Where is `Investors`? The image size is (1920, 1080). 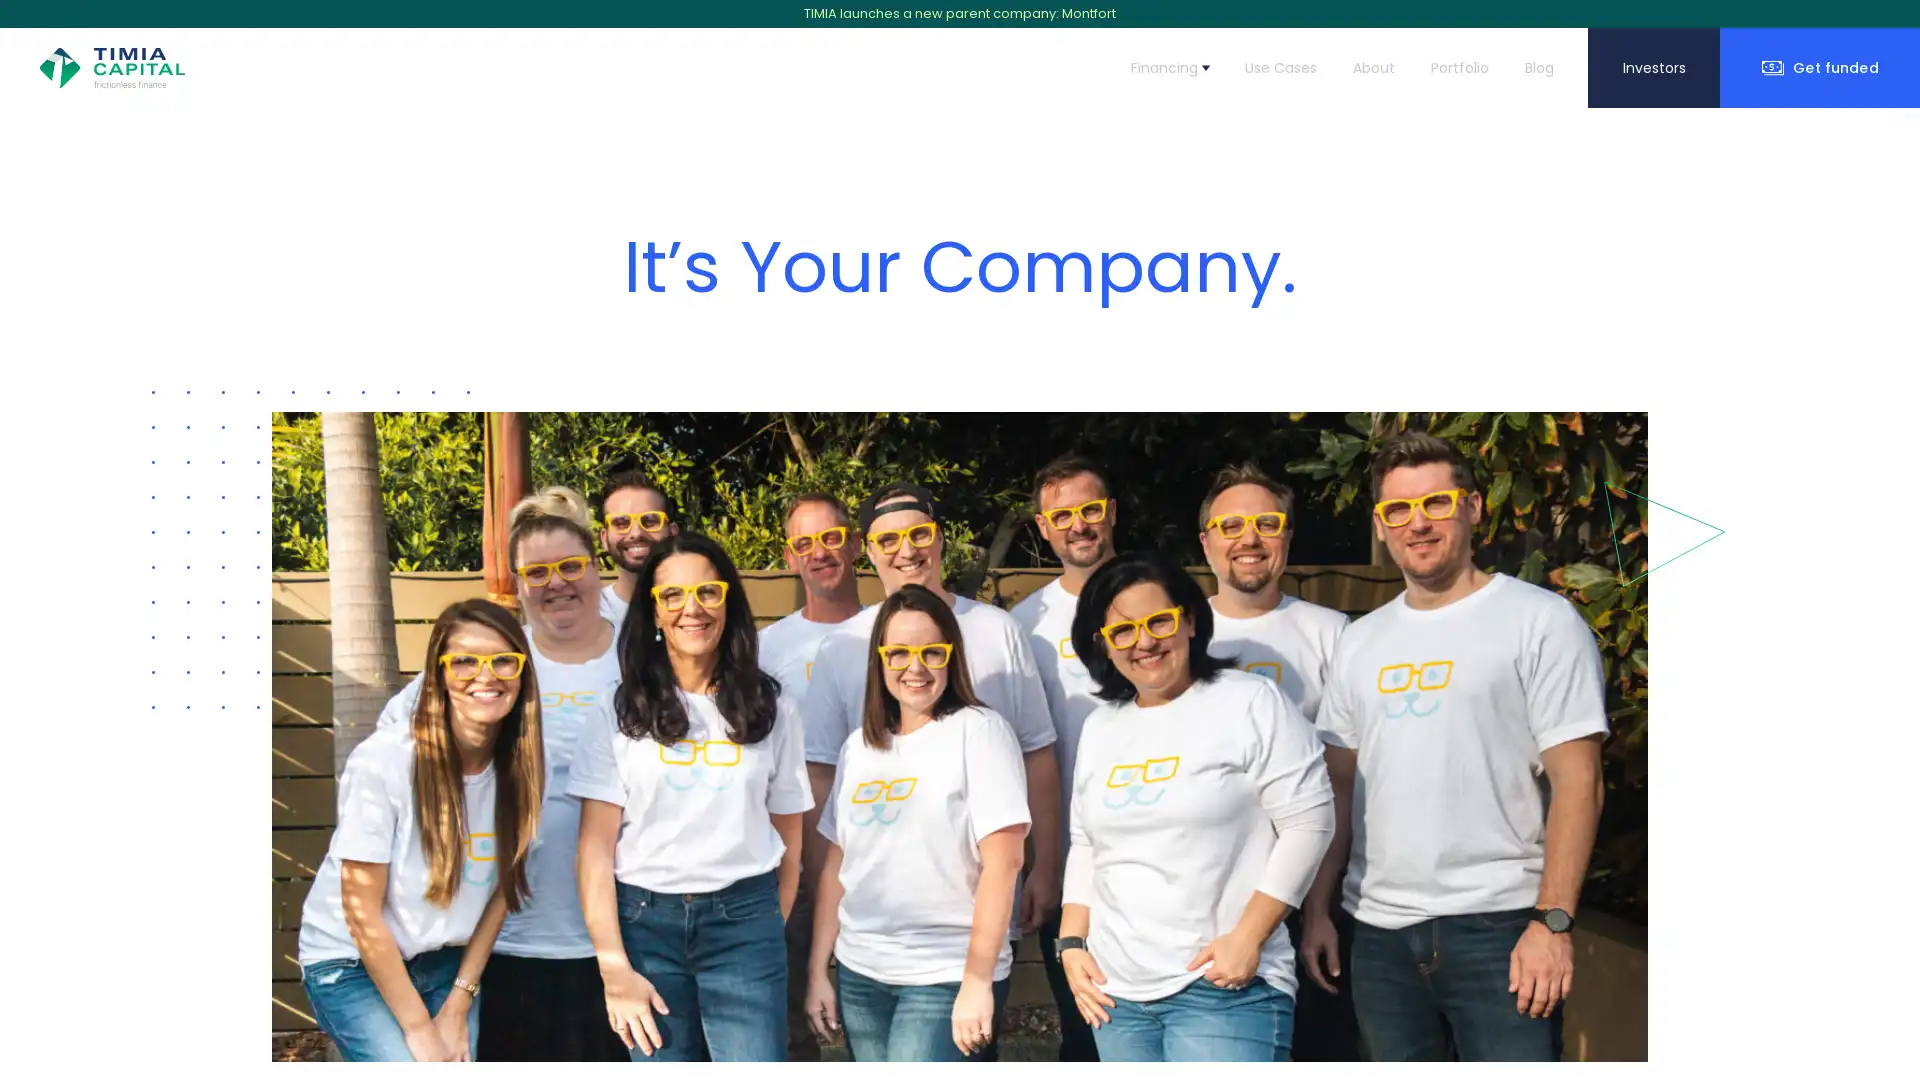 Investors is located at coordinates (1654, 67).